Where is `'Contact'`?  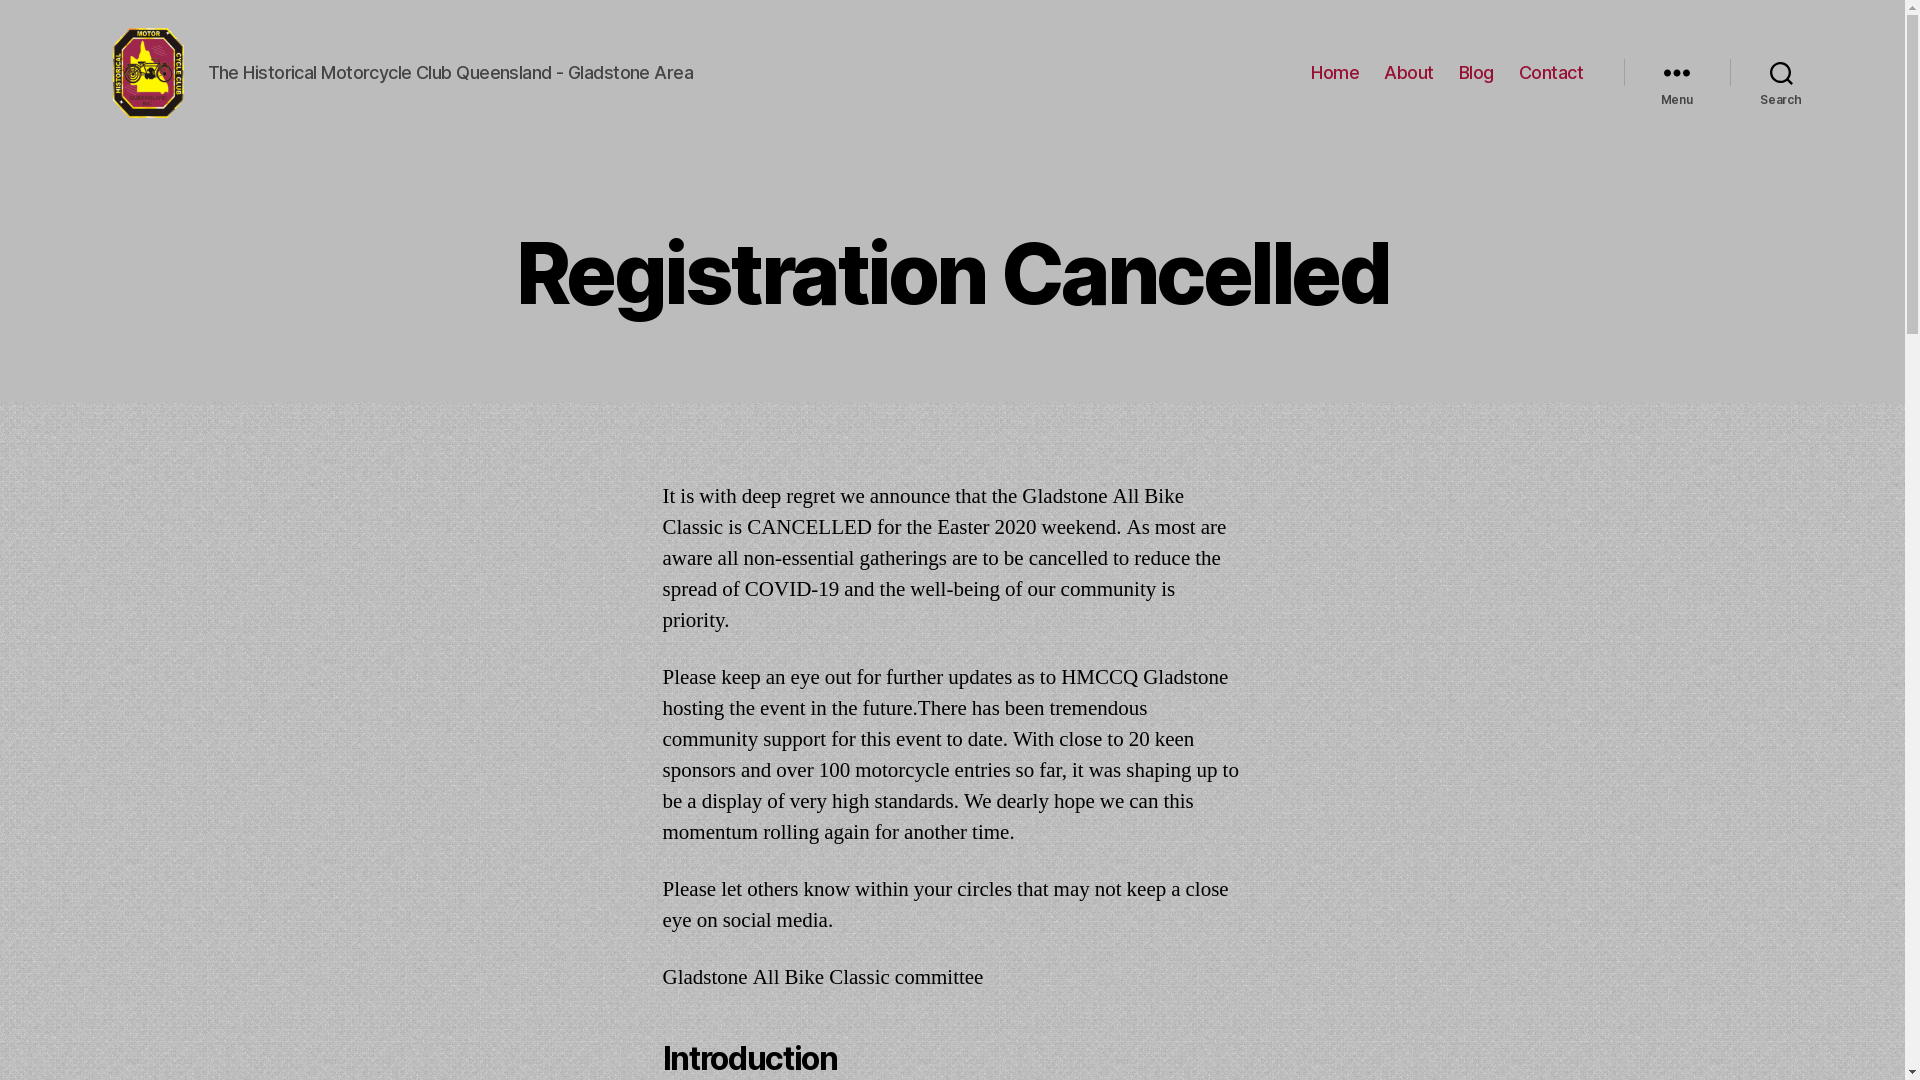
'Contact' is located at coordinates (1550, 72).